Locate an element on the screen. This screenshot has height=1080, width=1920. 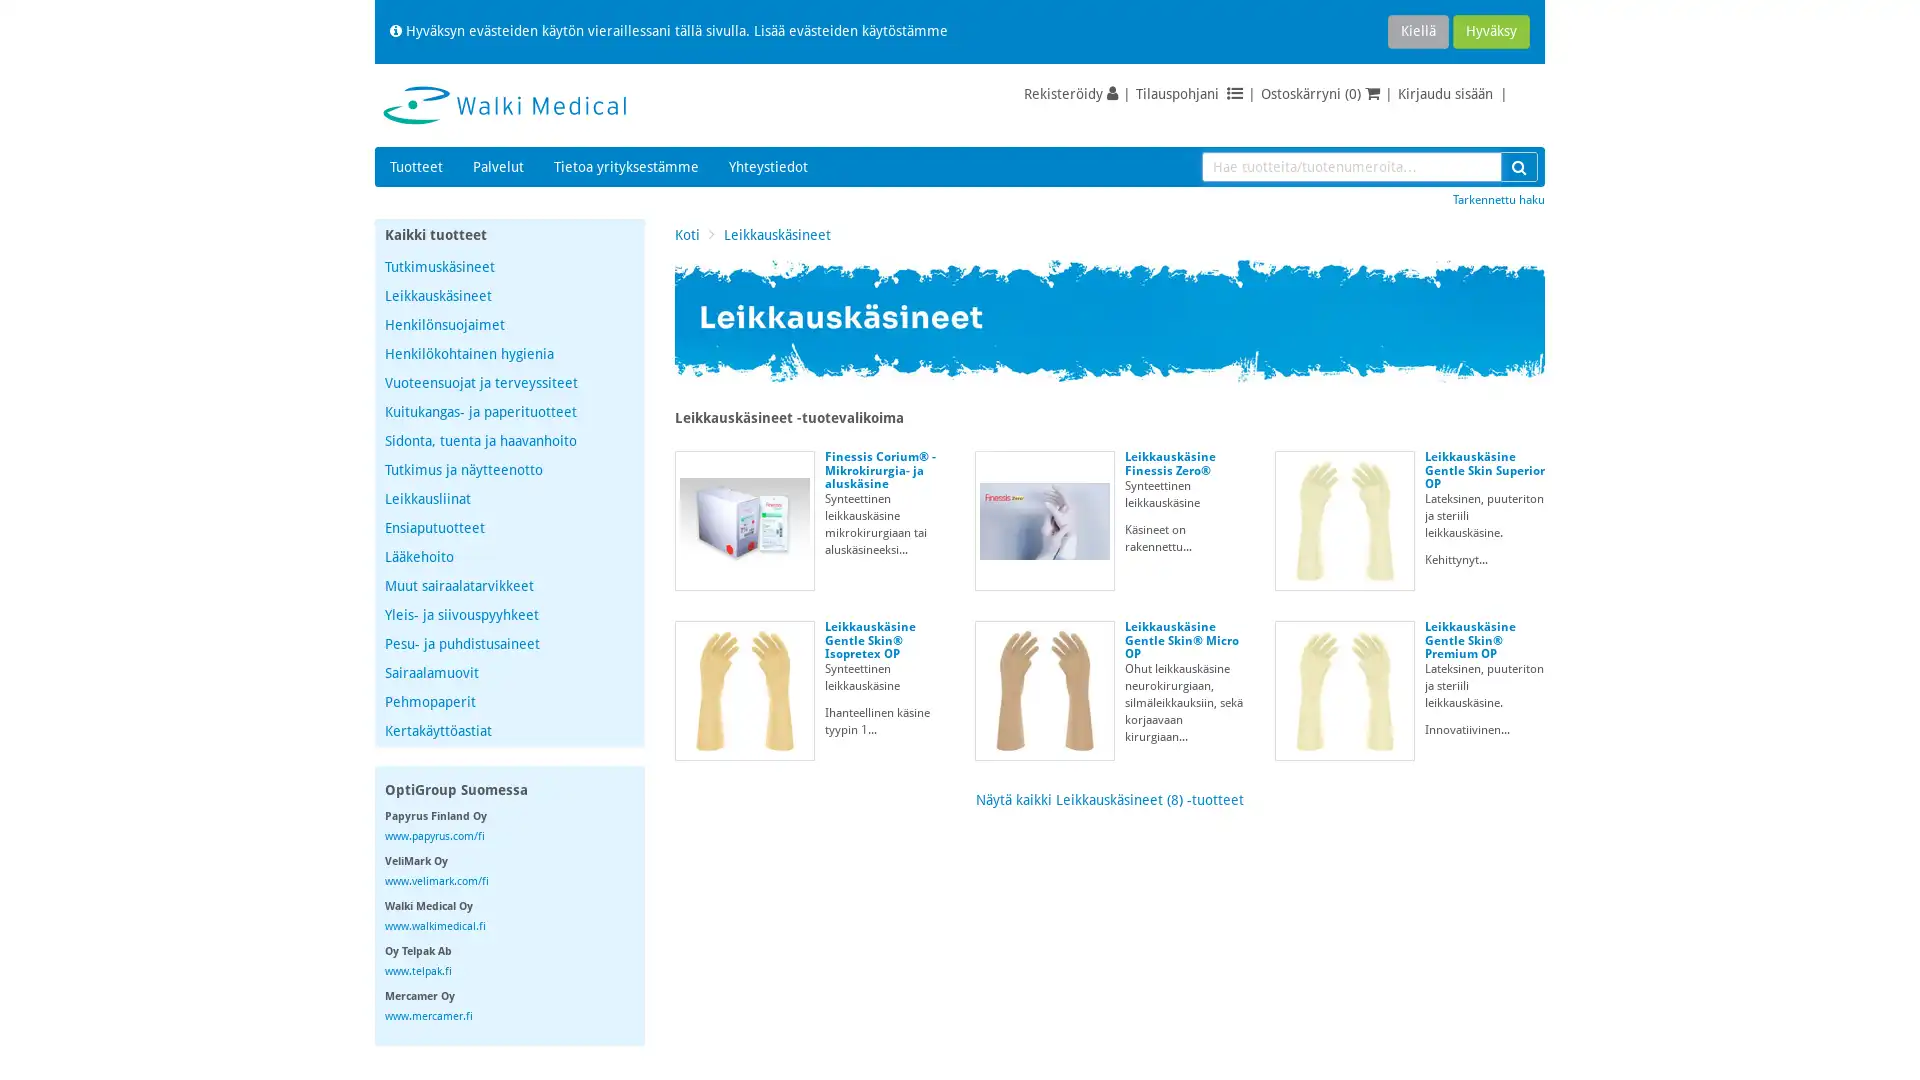
Kiella is located at coordinates (1417, 31).